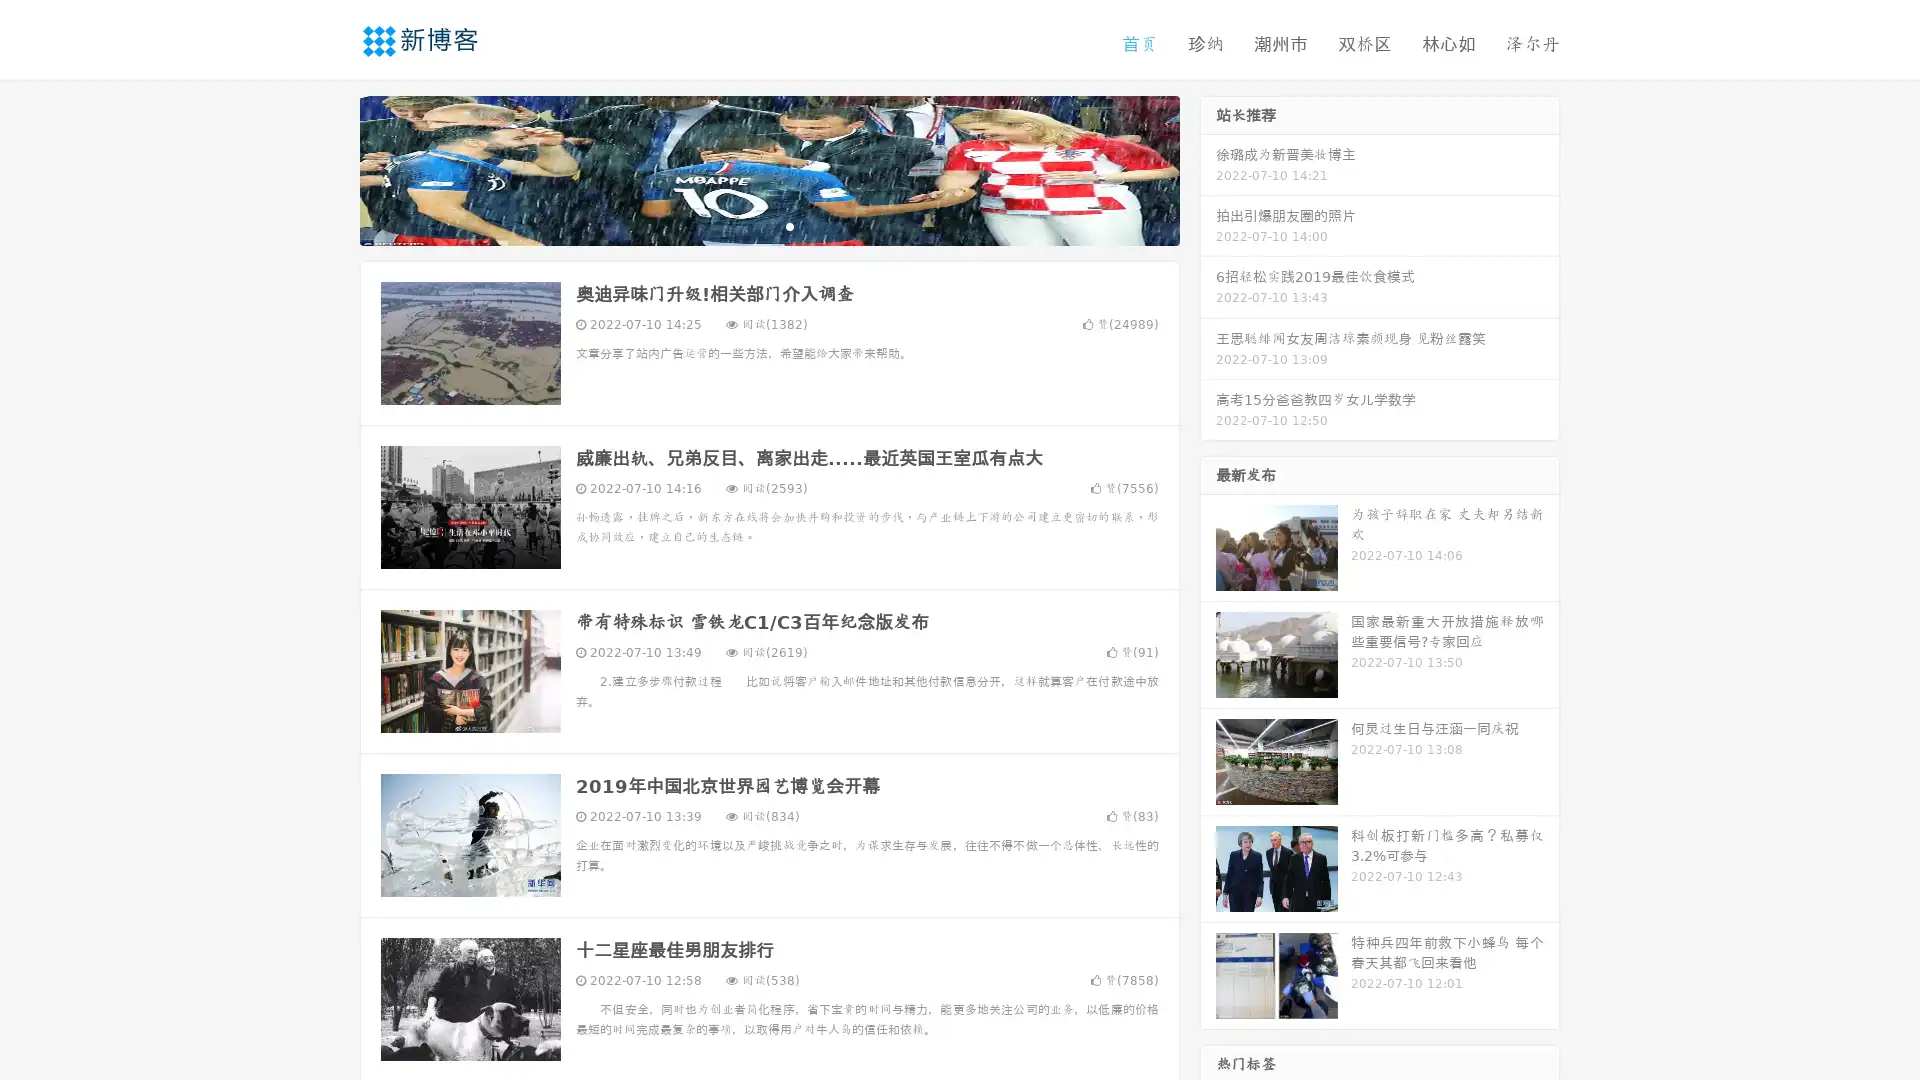  Describe the element at coordinates (1208, 168) in the screenshot. I see `Next slide` at that location.